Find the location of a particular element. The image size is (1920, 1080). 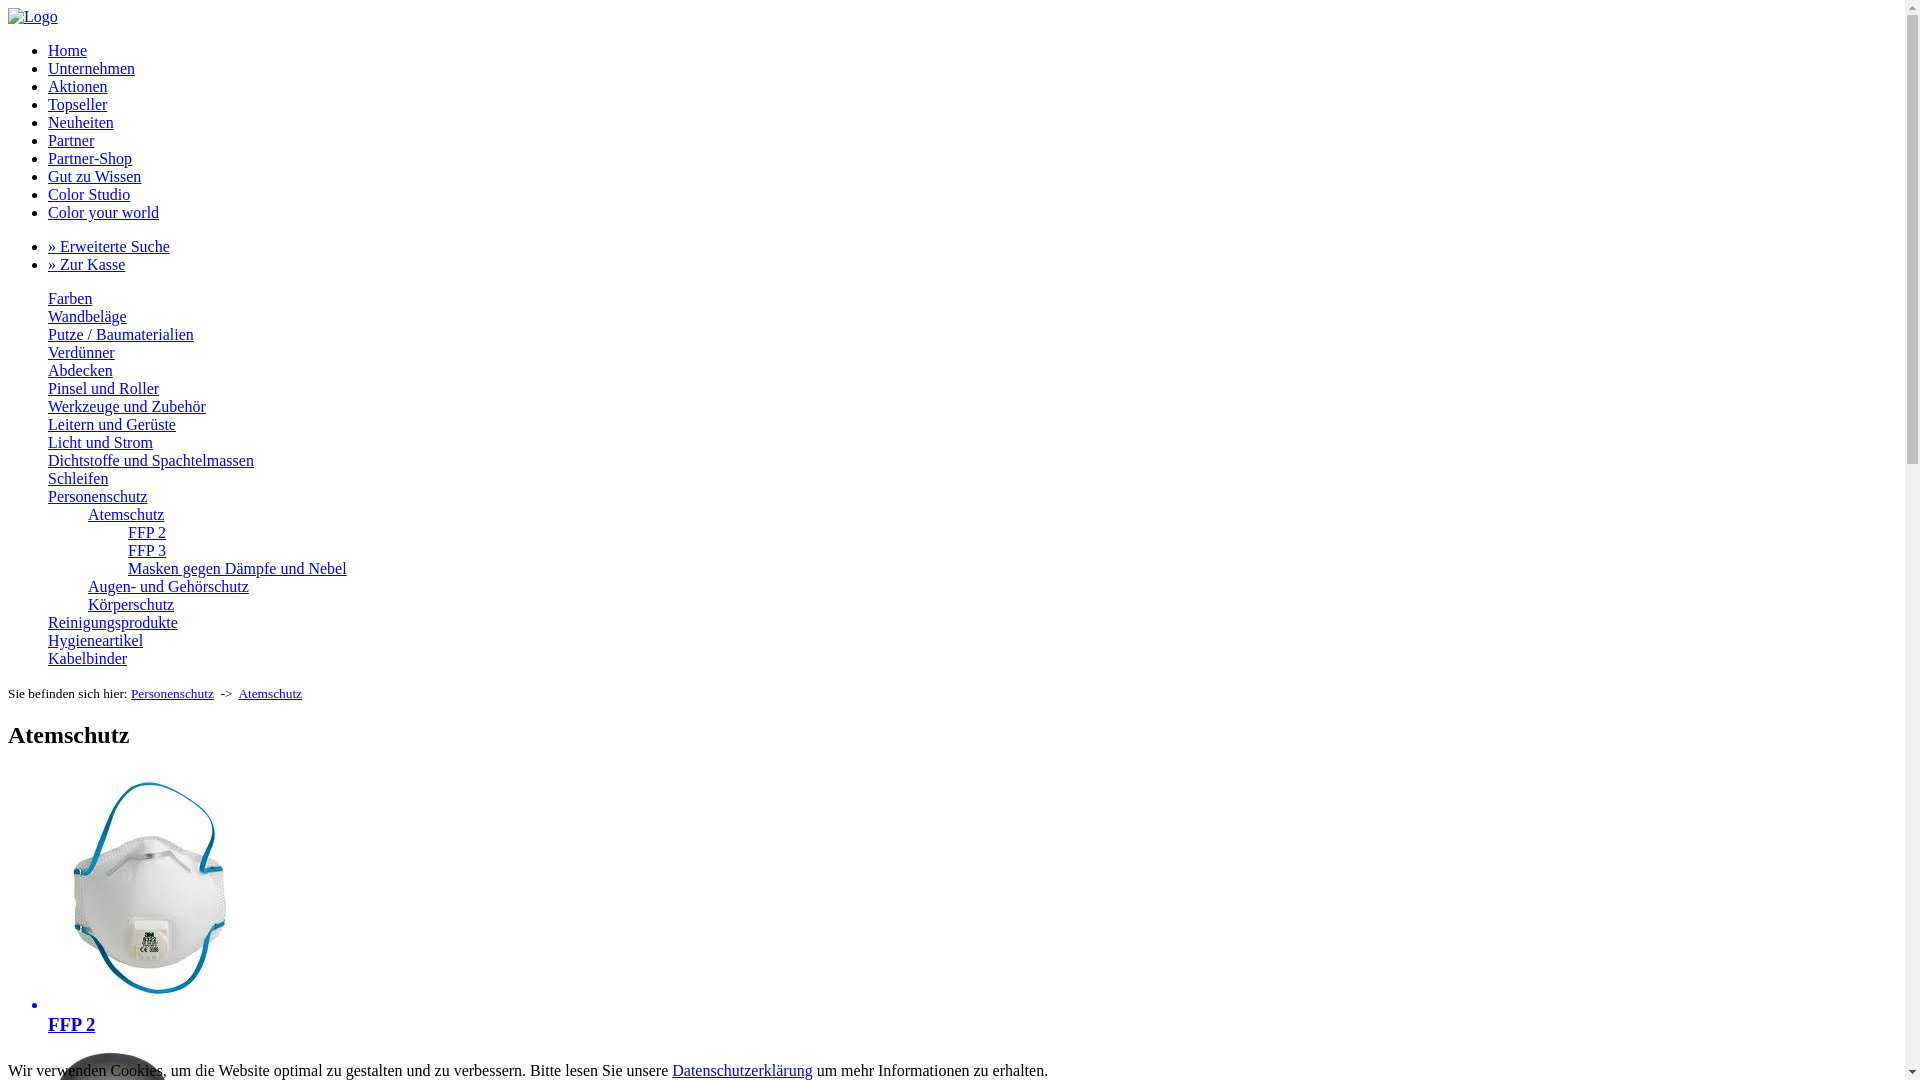

'Home' is located at coordinates (67, 49).